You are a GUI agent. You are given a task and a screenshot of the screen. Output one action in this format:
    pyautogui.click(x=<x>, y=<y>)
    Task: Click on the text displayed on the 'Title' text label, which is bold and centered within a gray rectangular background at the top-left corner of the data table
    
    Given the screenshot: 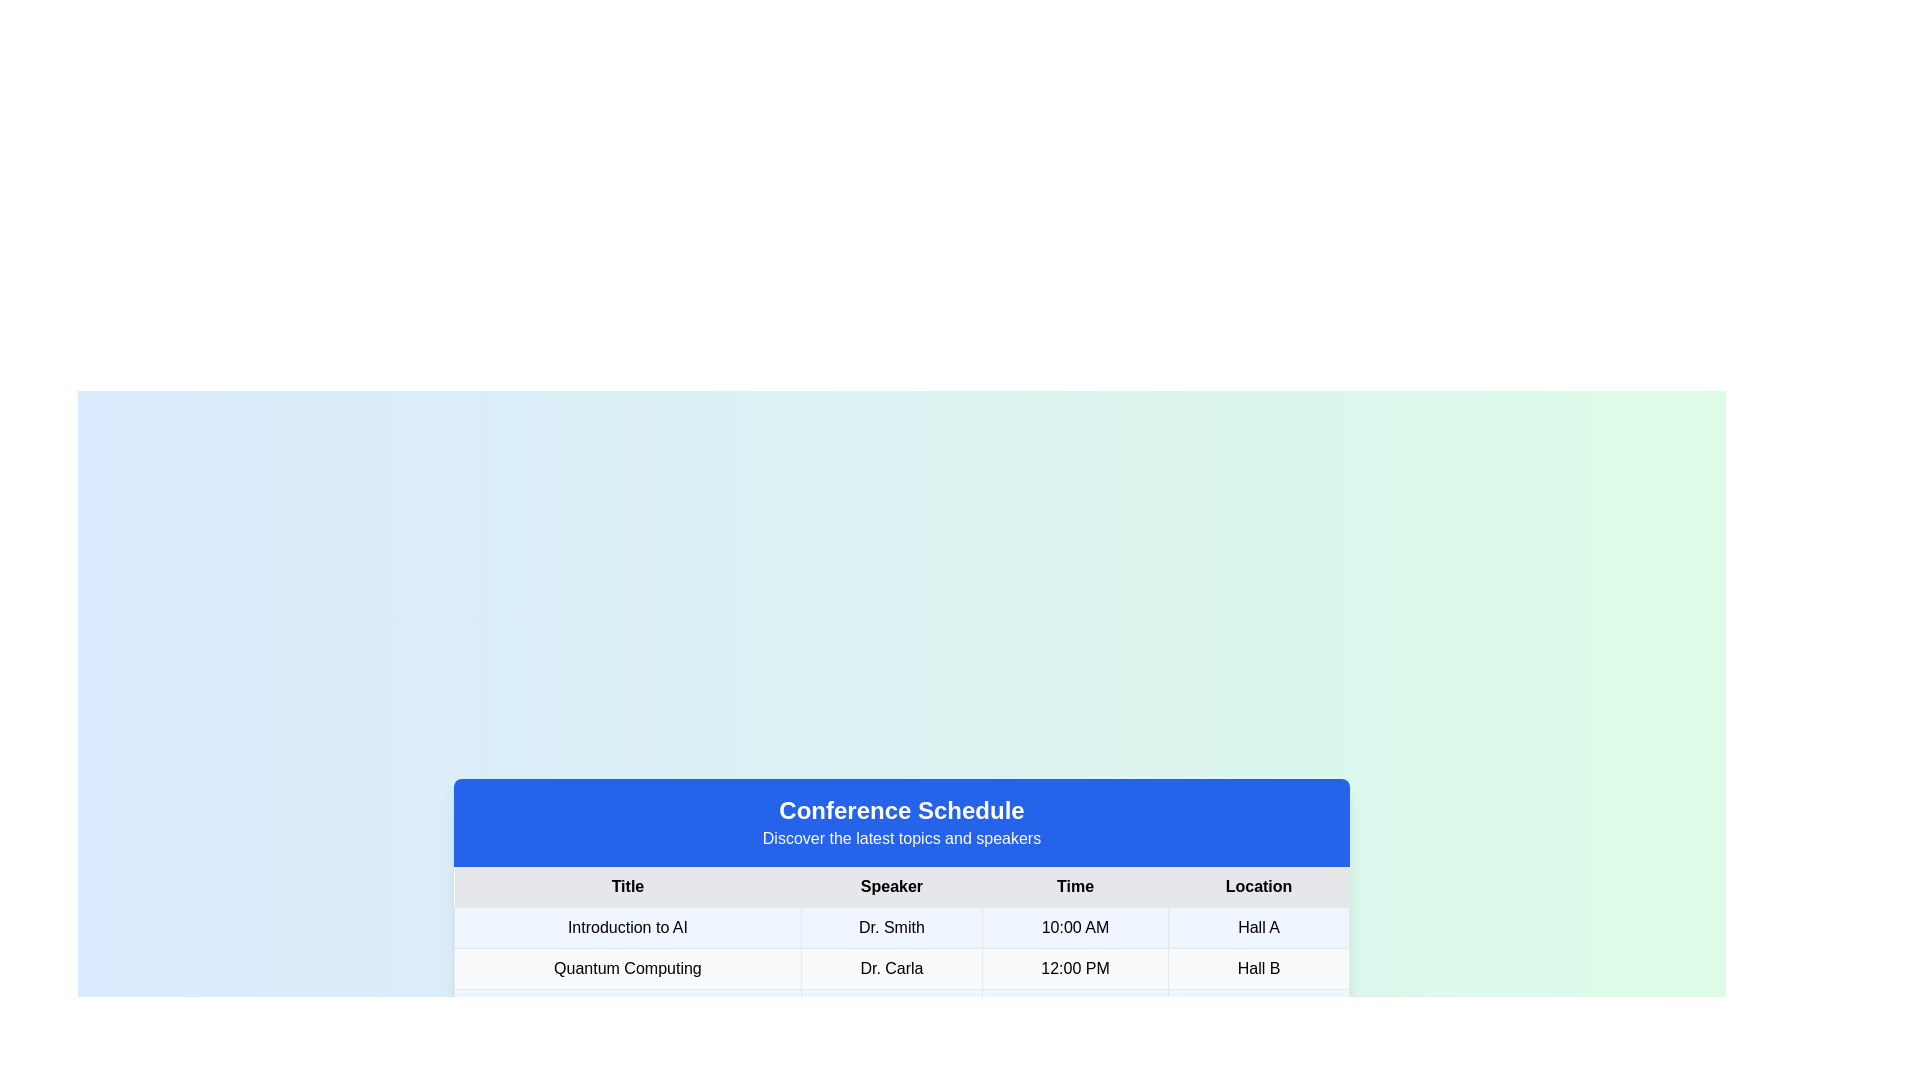 What is the action you would take?
    pyautogui.click(x=627, y=886)
    